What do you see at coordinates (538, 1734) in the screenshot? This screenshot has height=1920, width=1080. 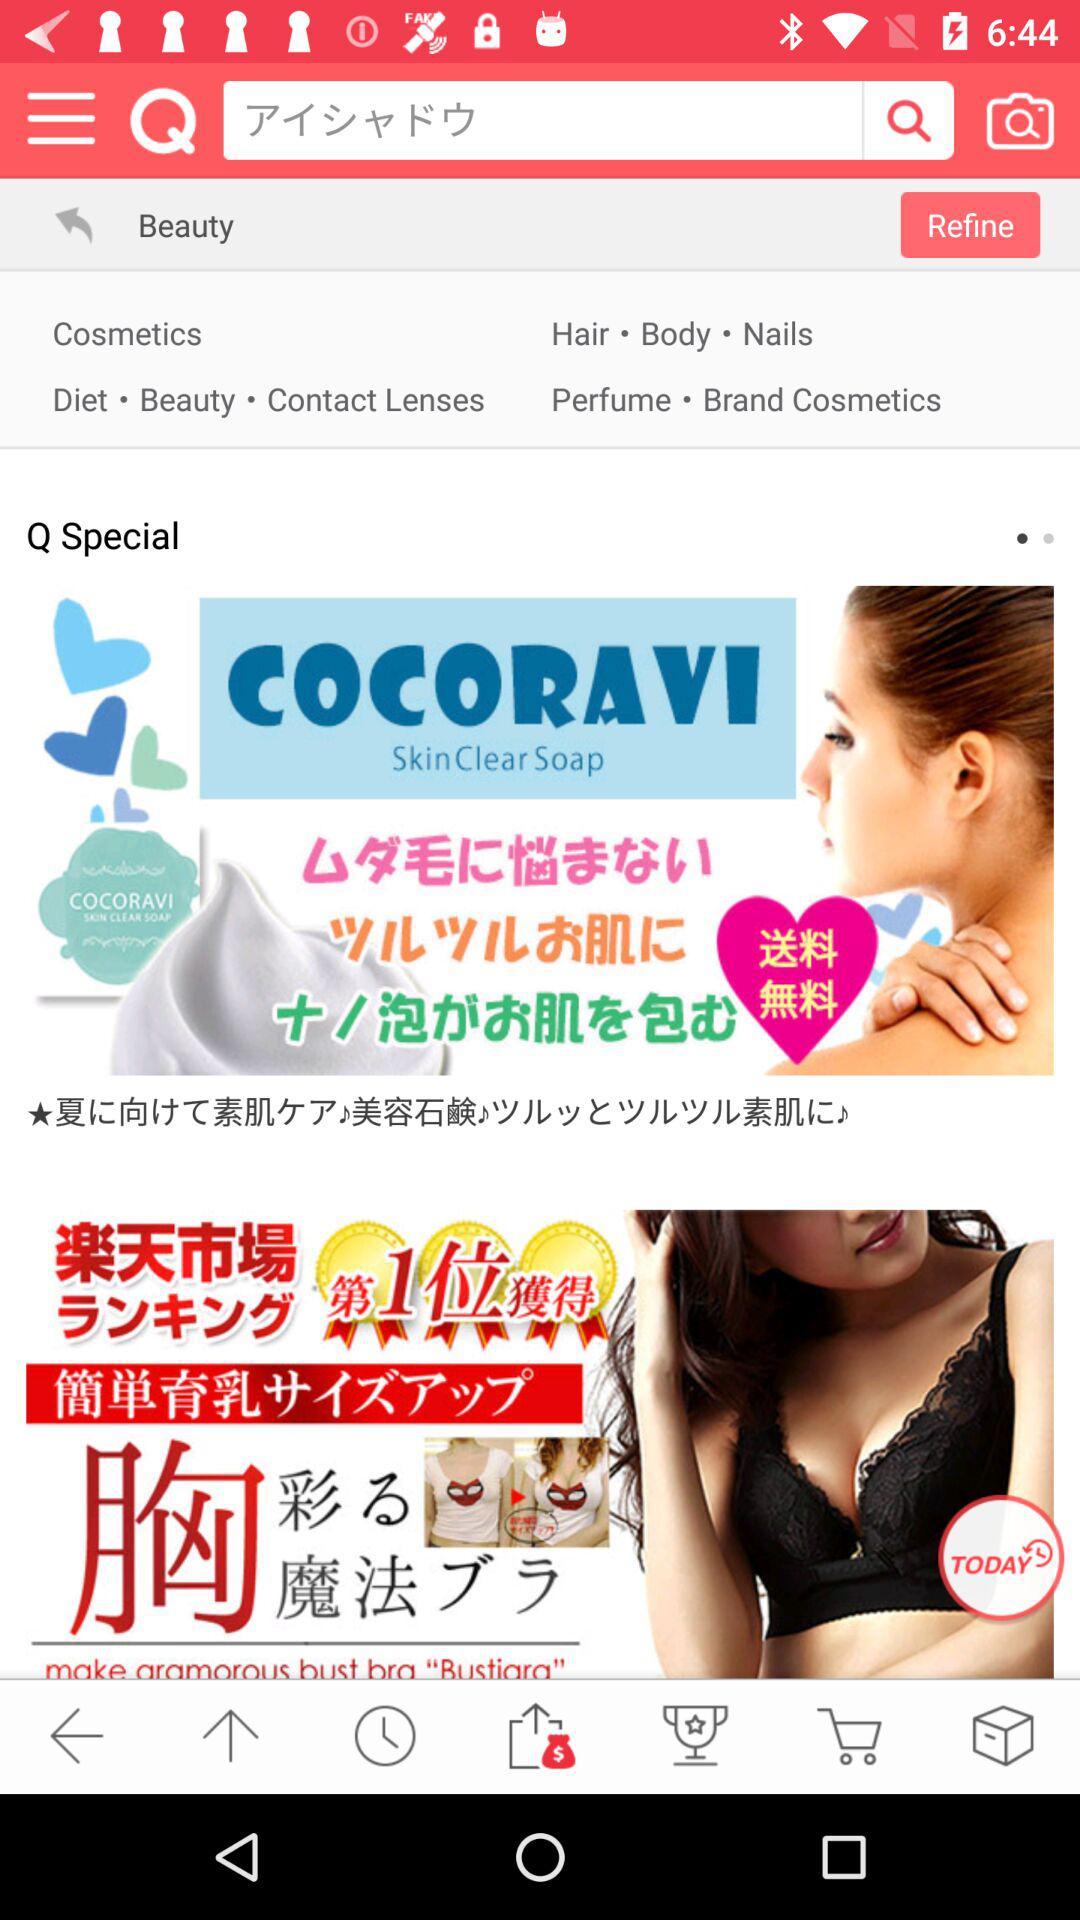 I see `sand` at bounding box center [538, 1734].